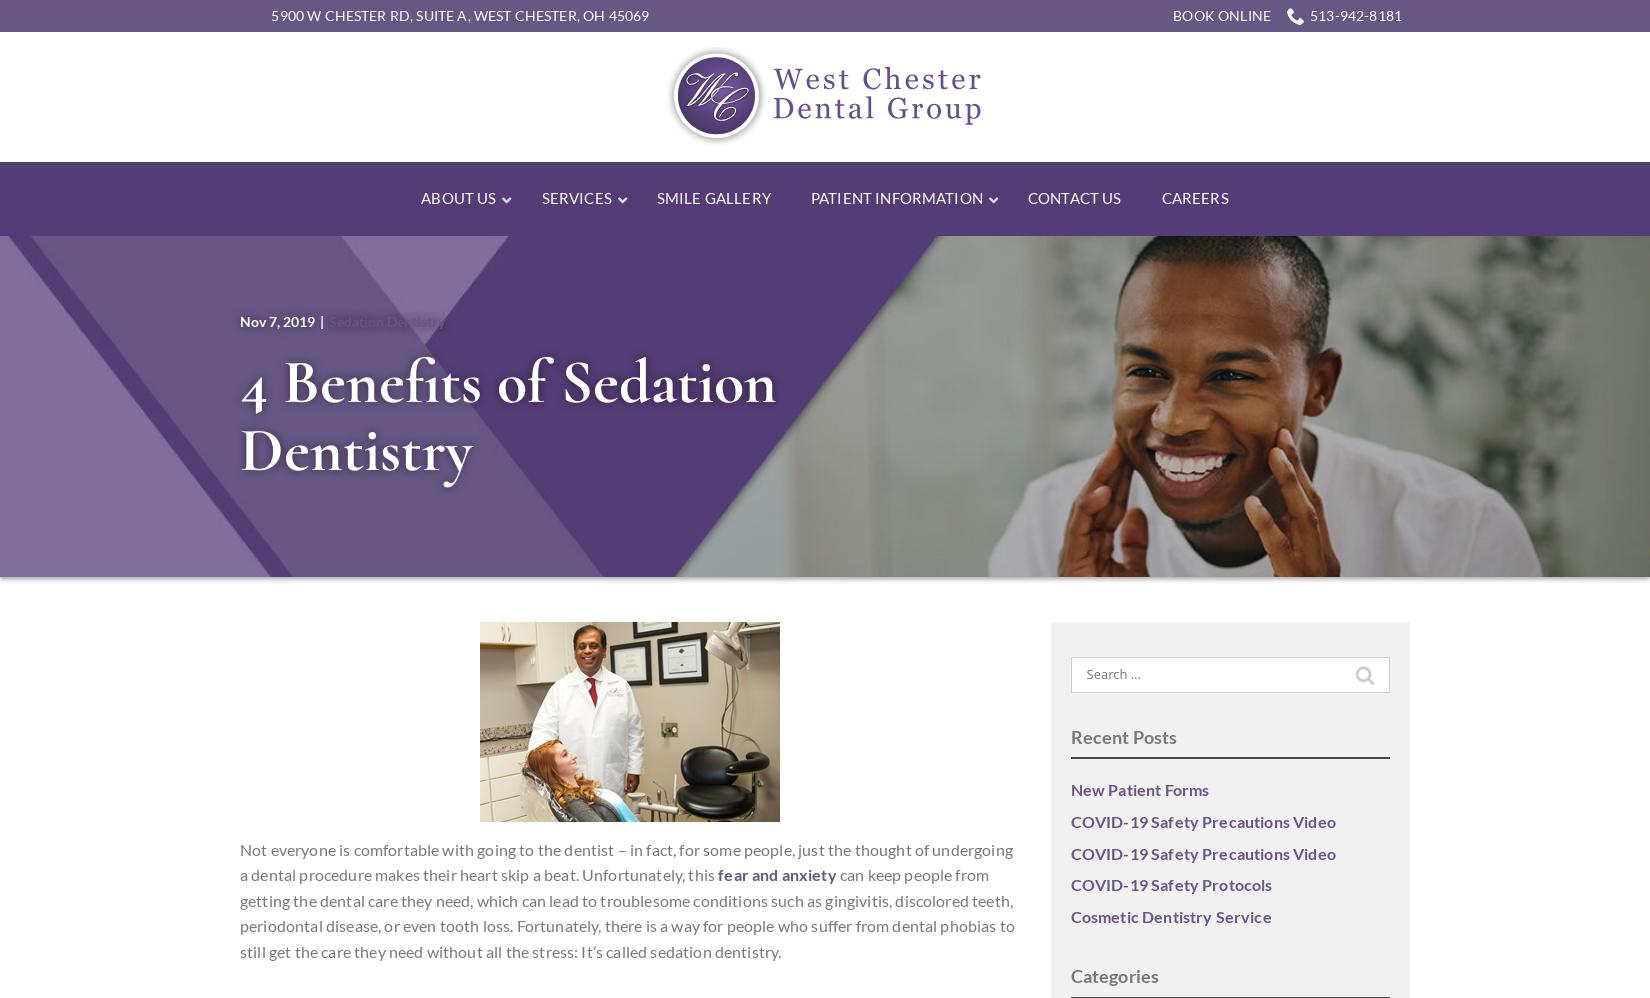  I want to click on 'Dental Crowns and Bridges', so click(982, 337).